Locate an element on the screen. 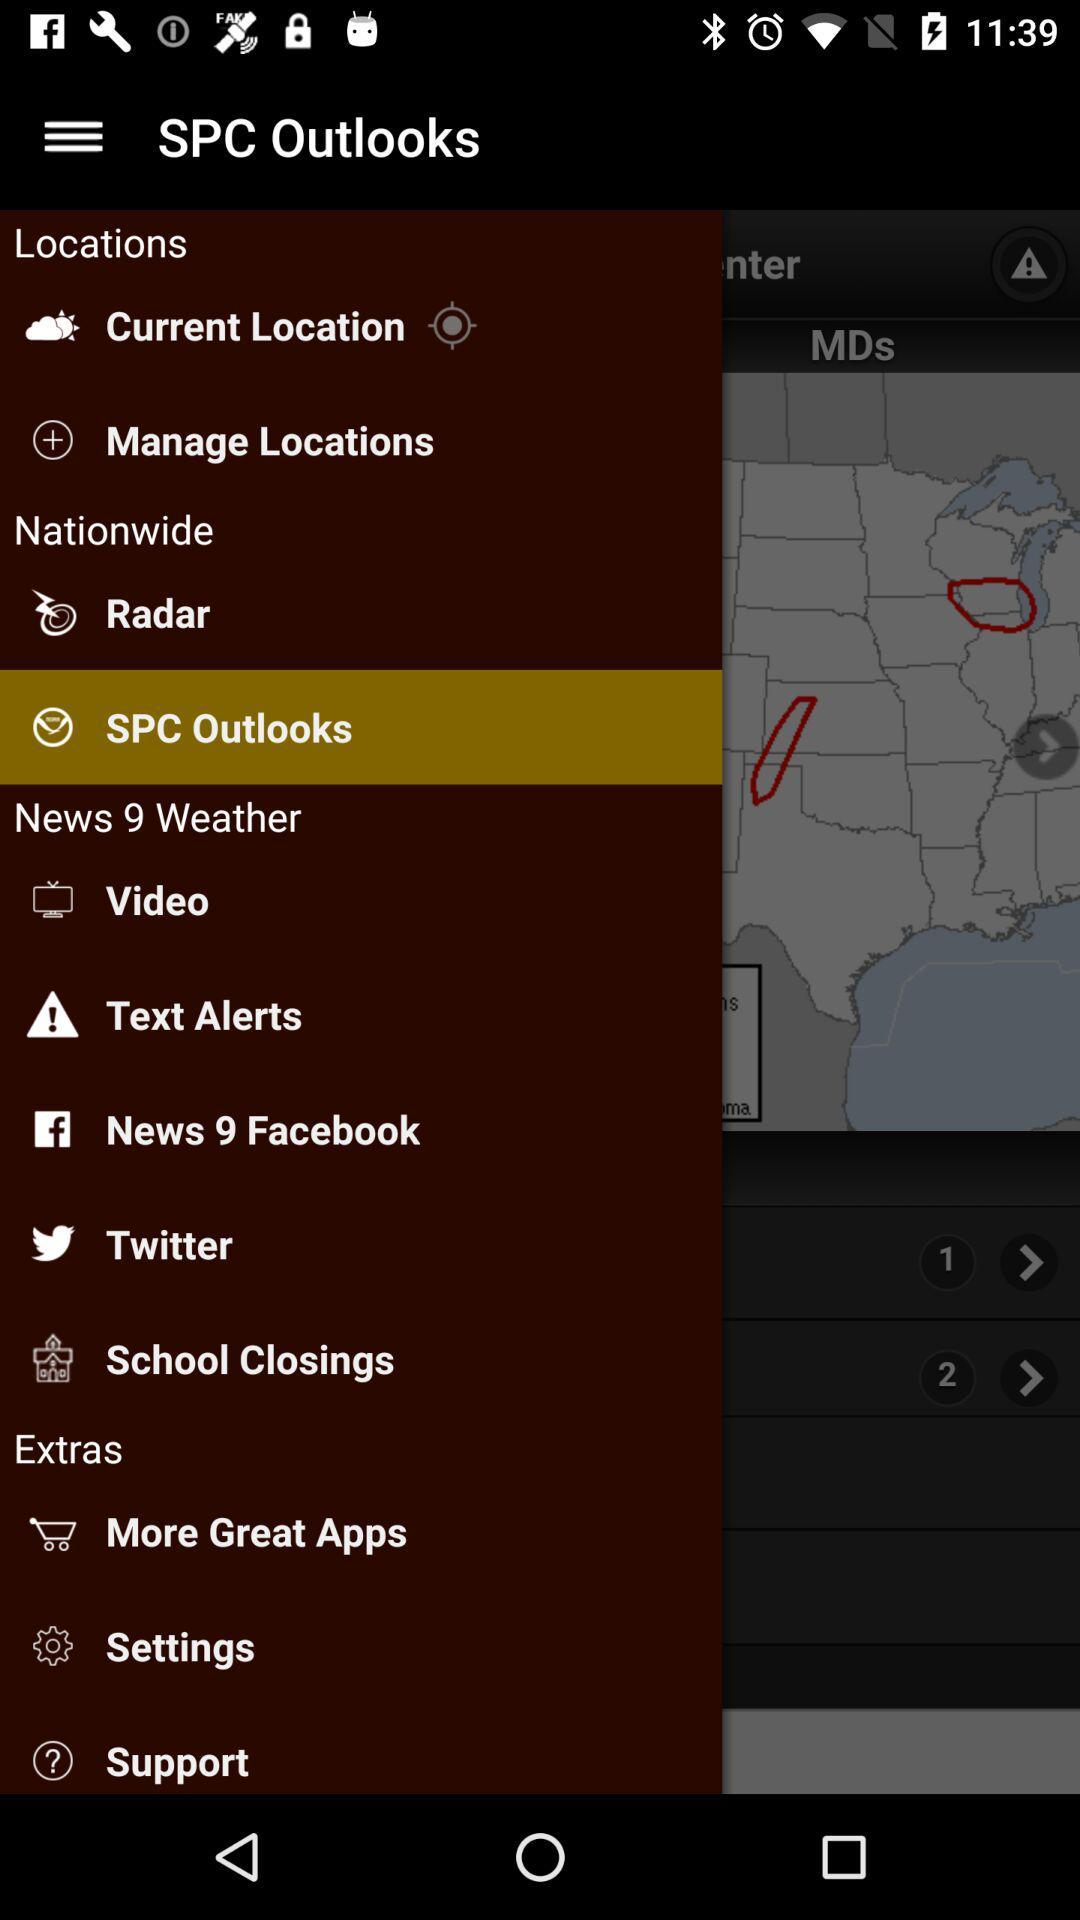 The height and width of the screenshot is (1920, 1080). more options is located at coordinates (72, 135).